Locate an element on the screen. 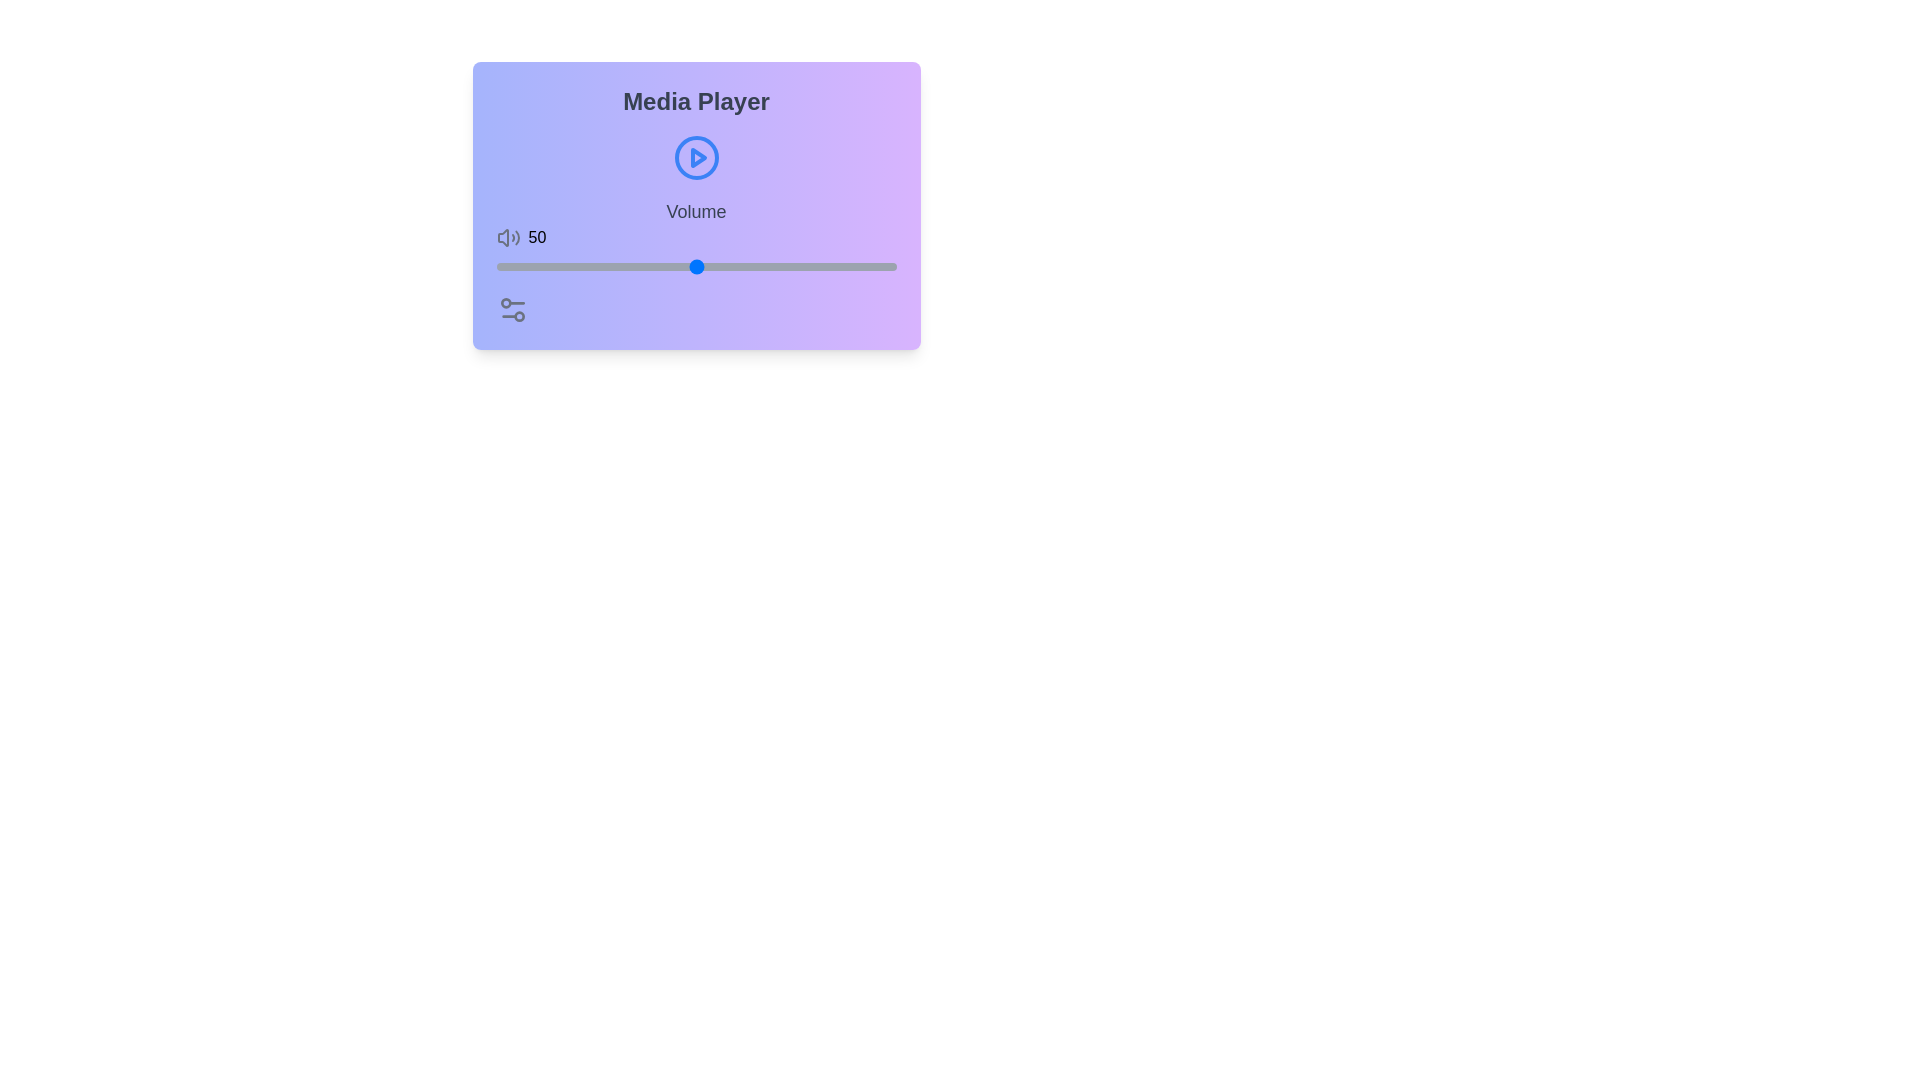 The width and height of the screenshot is (1920, 1080). the play button located below the 'Media Player' title to initiate media playback is located at coordinates (696, 157).